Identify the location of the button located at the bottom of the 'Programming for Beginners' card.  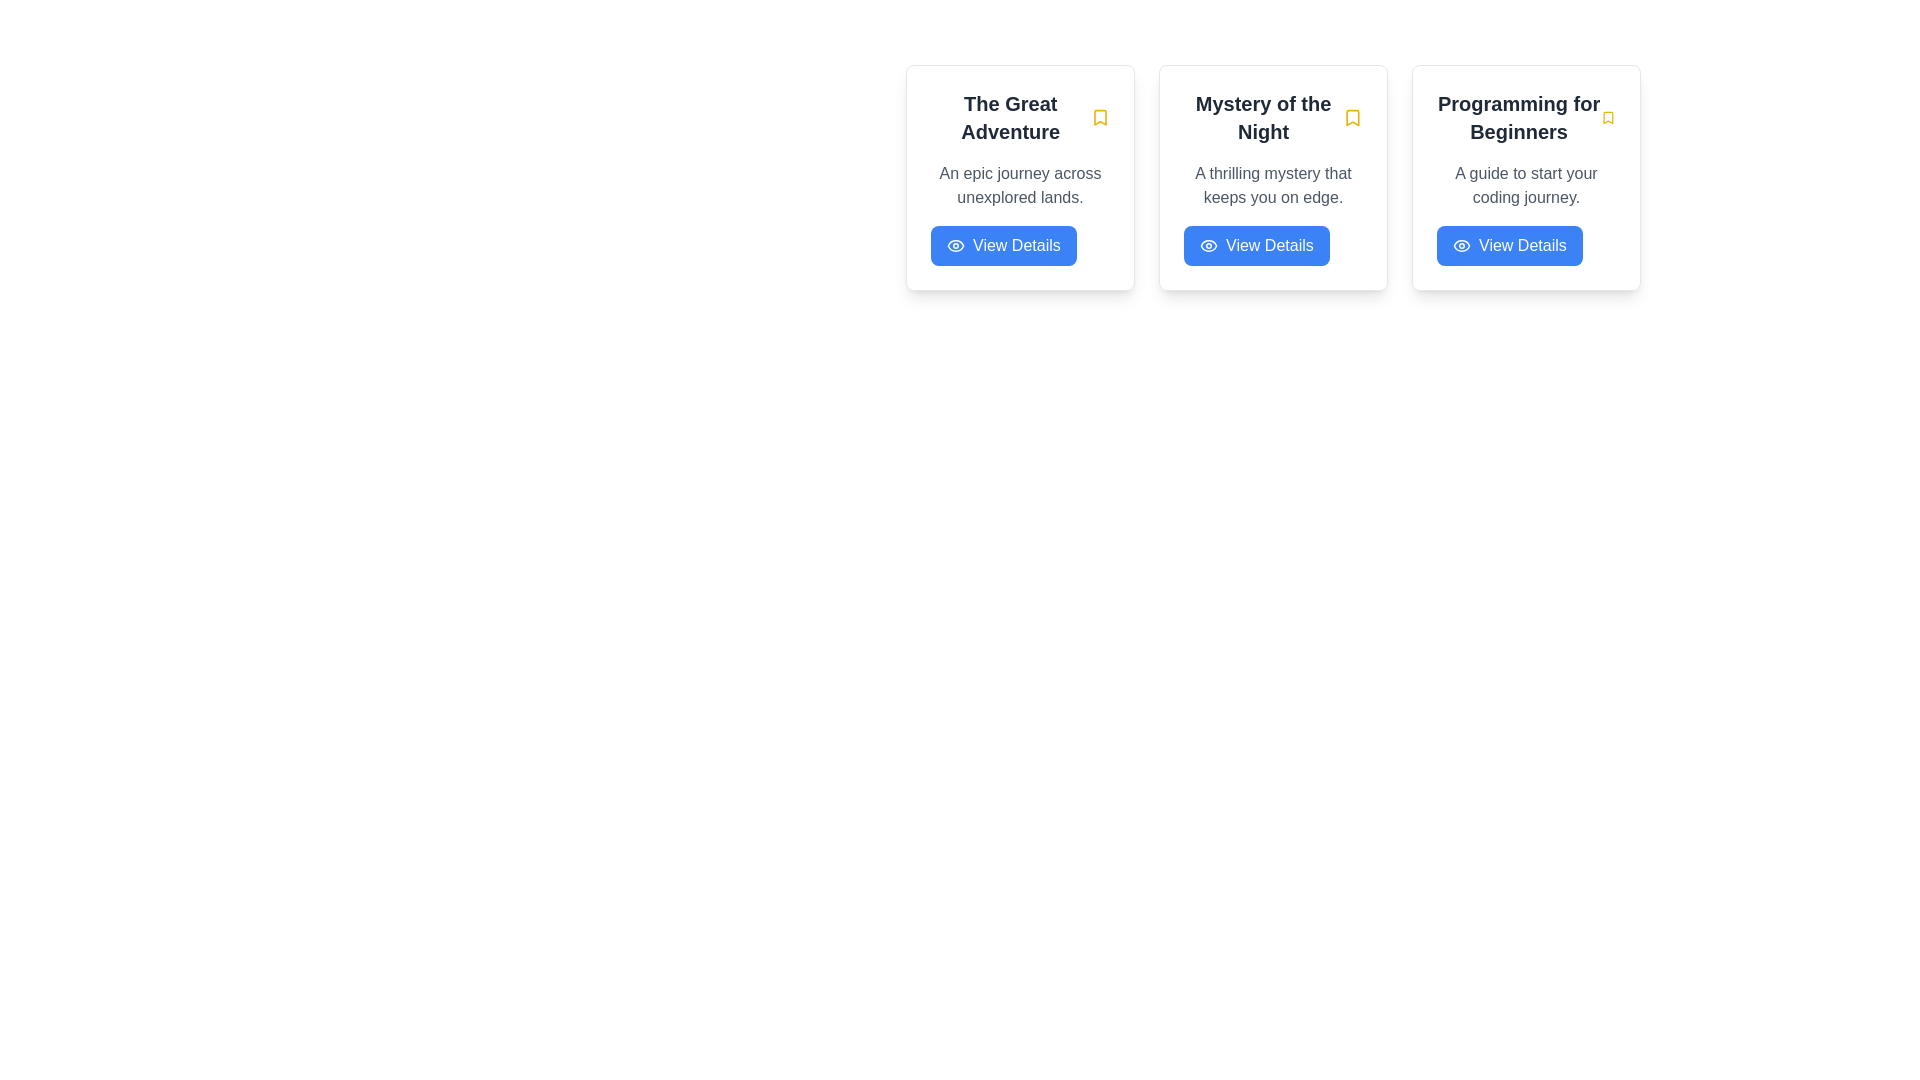
(1509, 245).